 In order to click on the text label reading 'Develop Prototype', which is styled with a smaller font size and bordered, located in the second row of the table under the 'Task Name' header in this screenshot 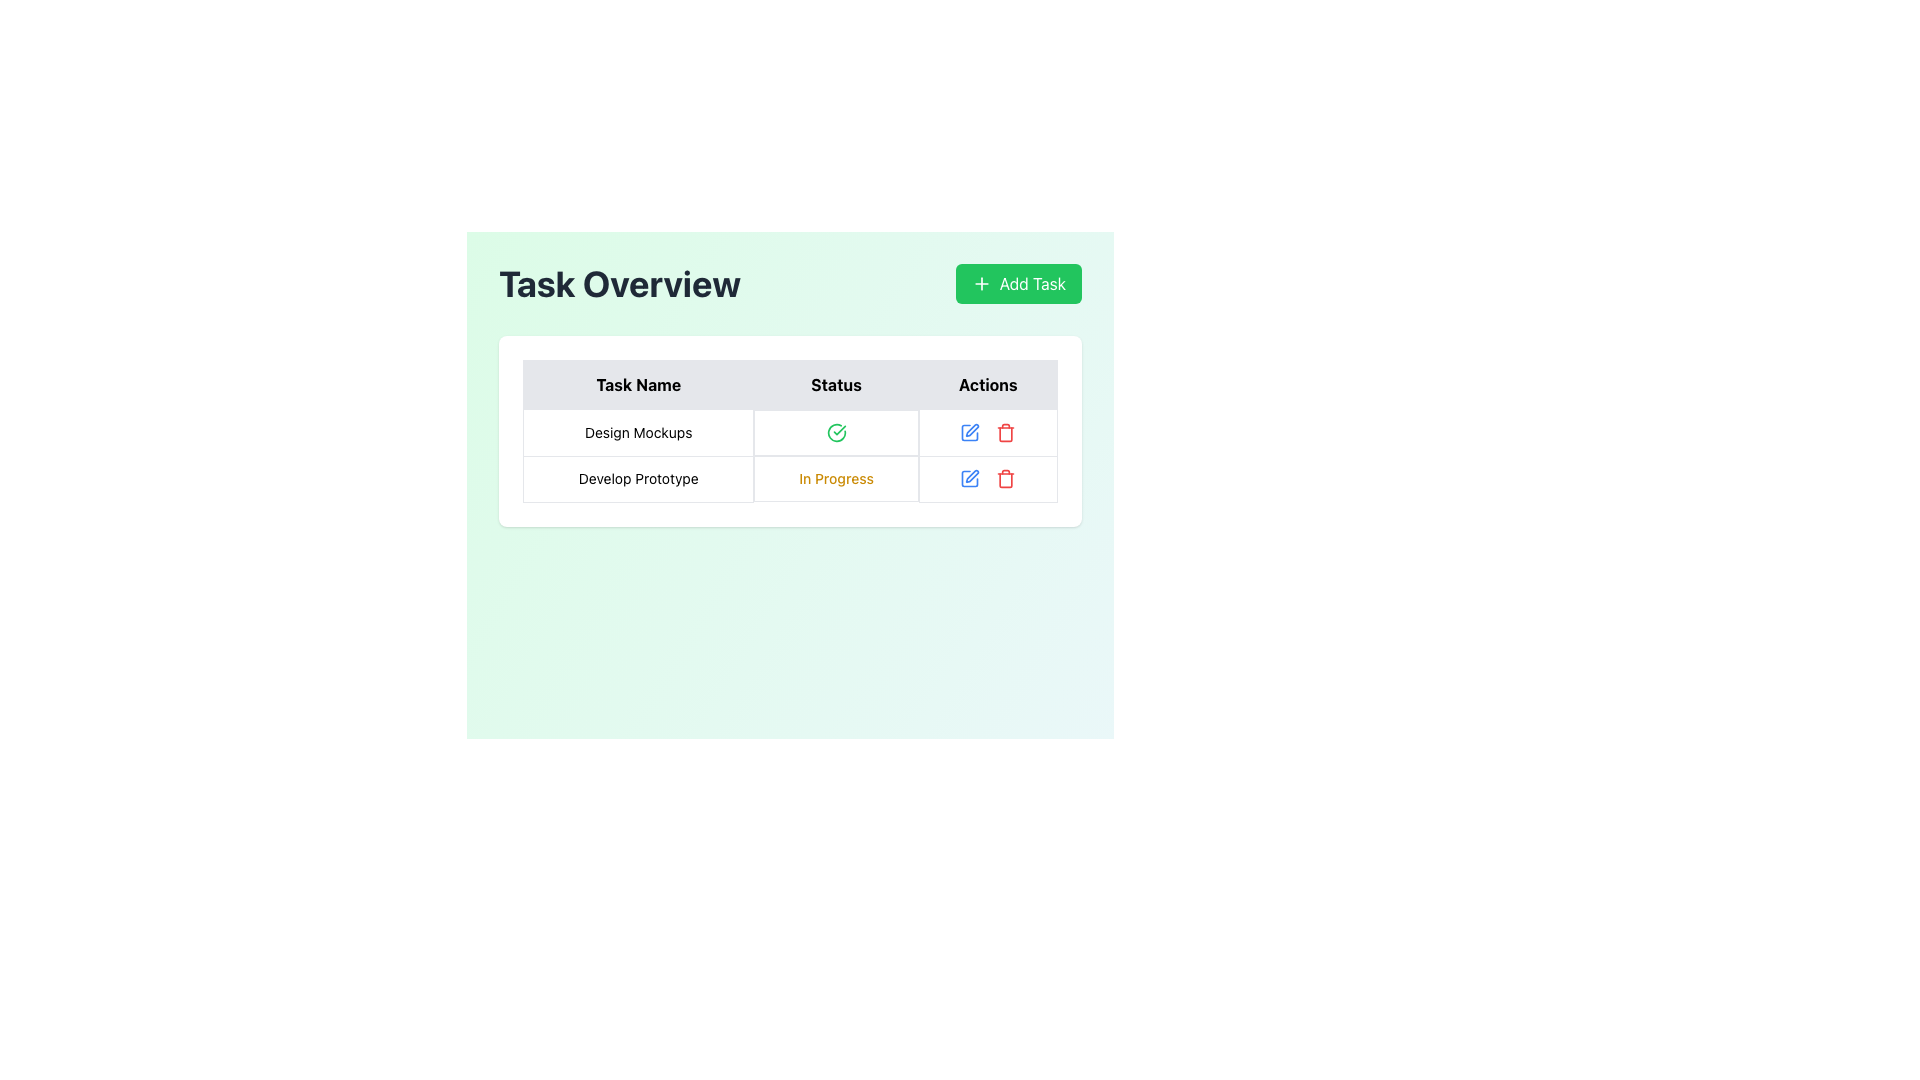, I will do `click(637, 478)`.